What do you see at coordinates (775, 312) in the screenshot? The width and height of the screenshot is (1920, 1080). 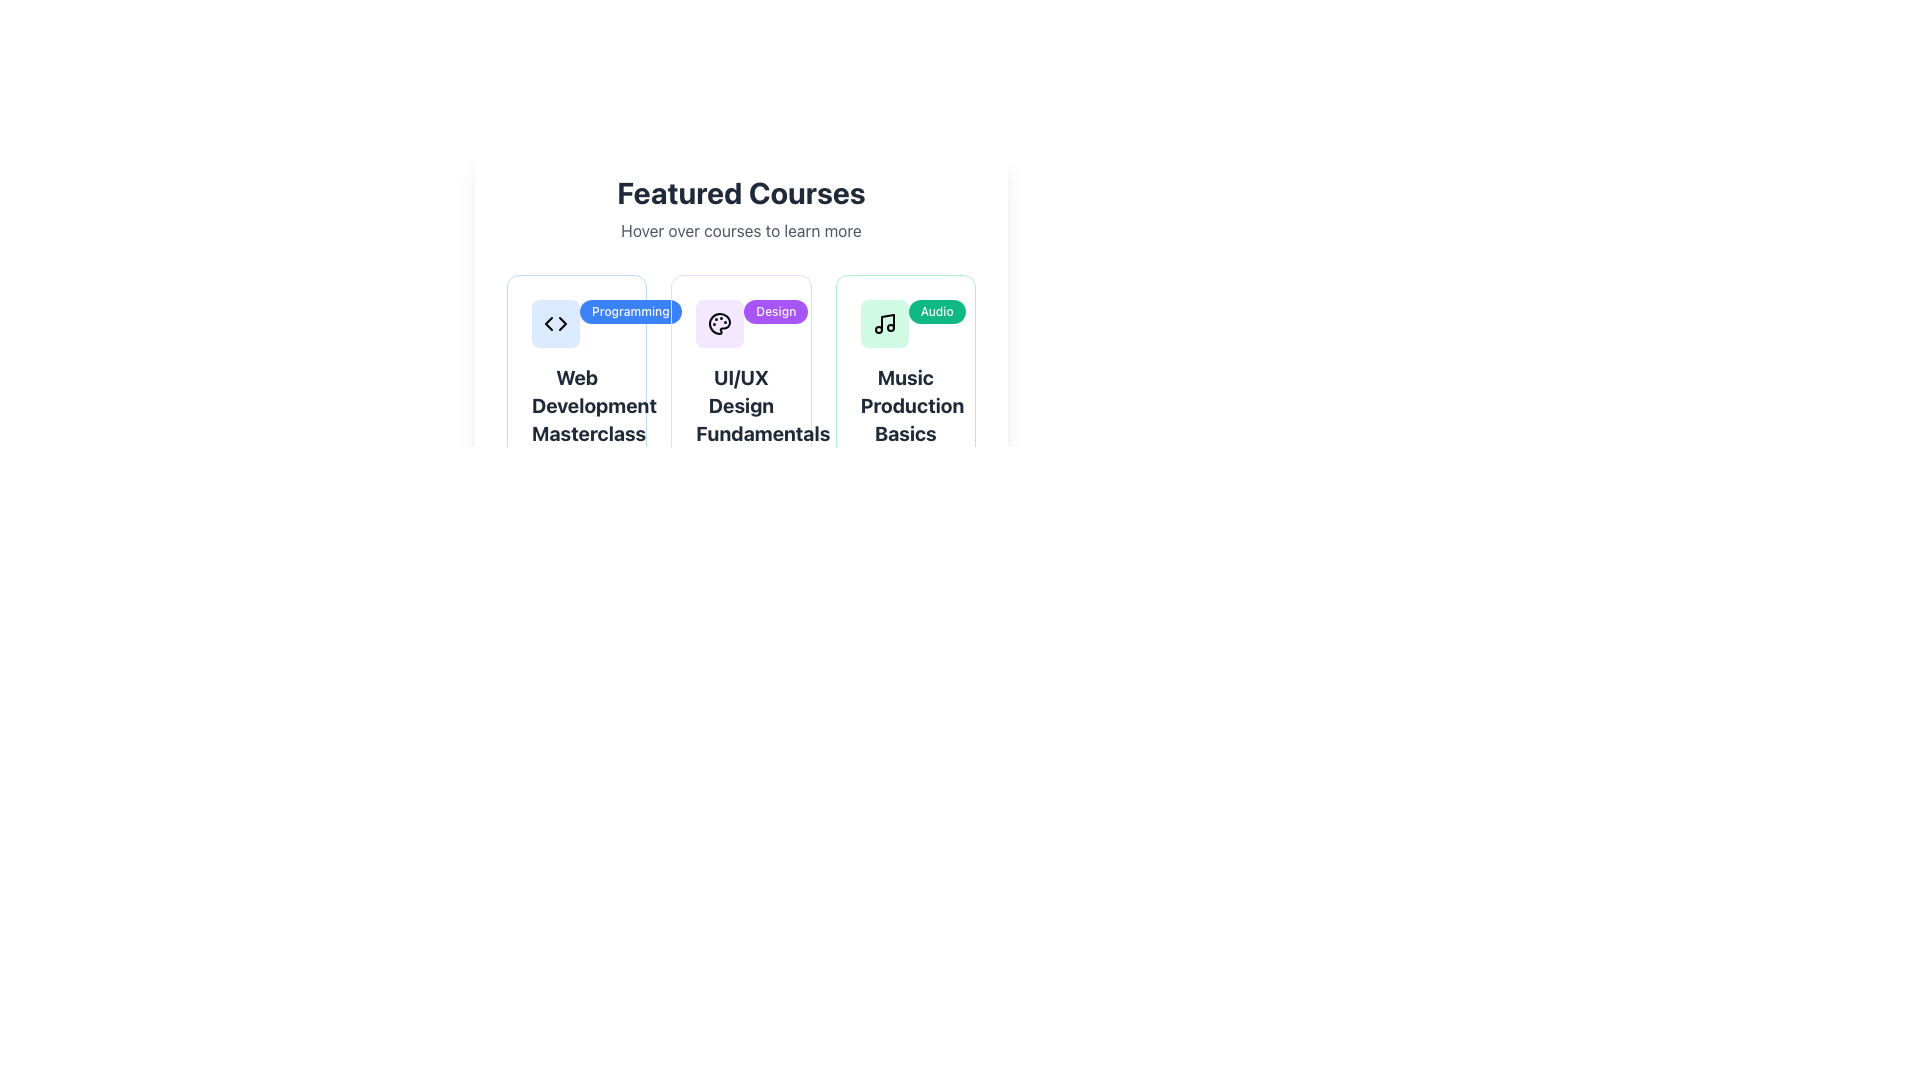 I see `the pill-shaped tag labeled 'Design' with a purple background and white text, located in the 'UI/UX Design Fundamentals' card in the 'Featured Courses' section` at bounding box center [775, 312].